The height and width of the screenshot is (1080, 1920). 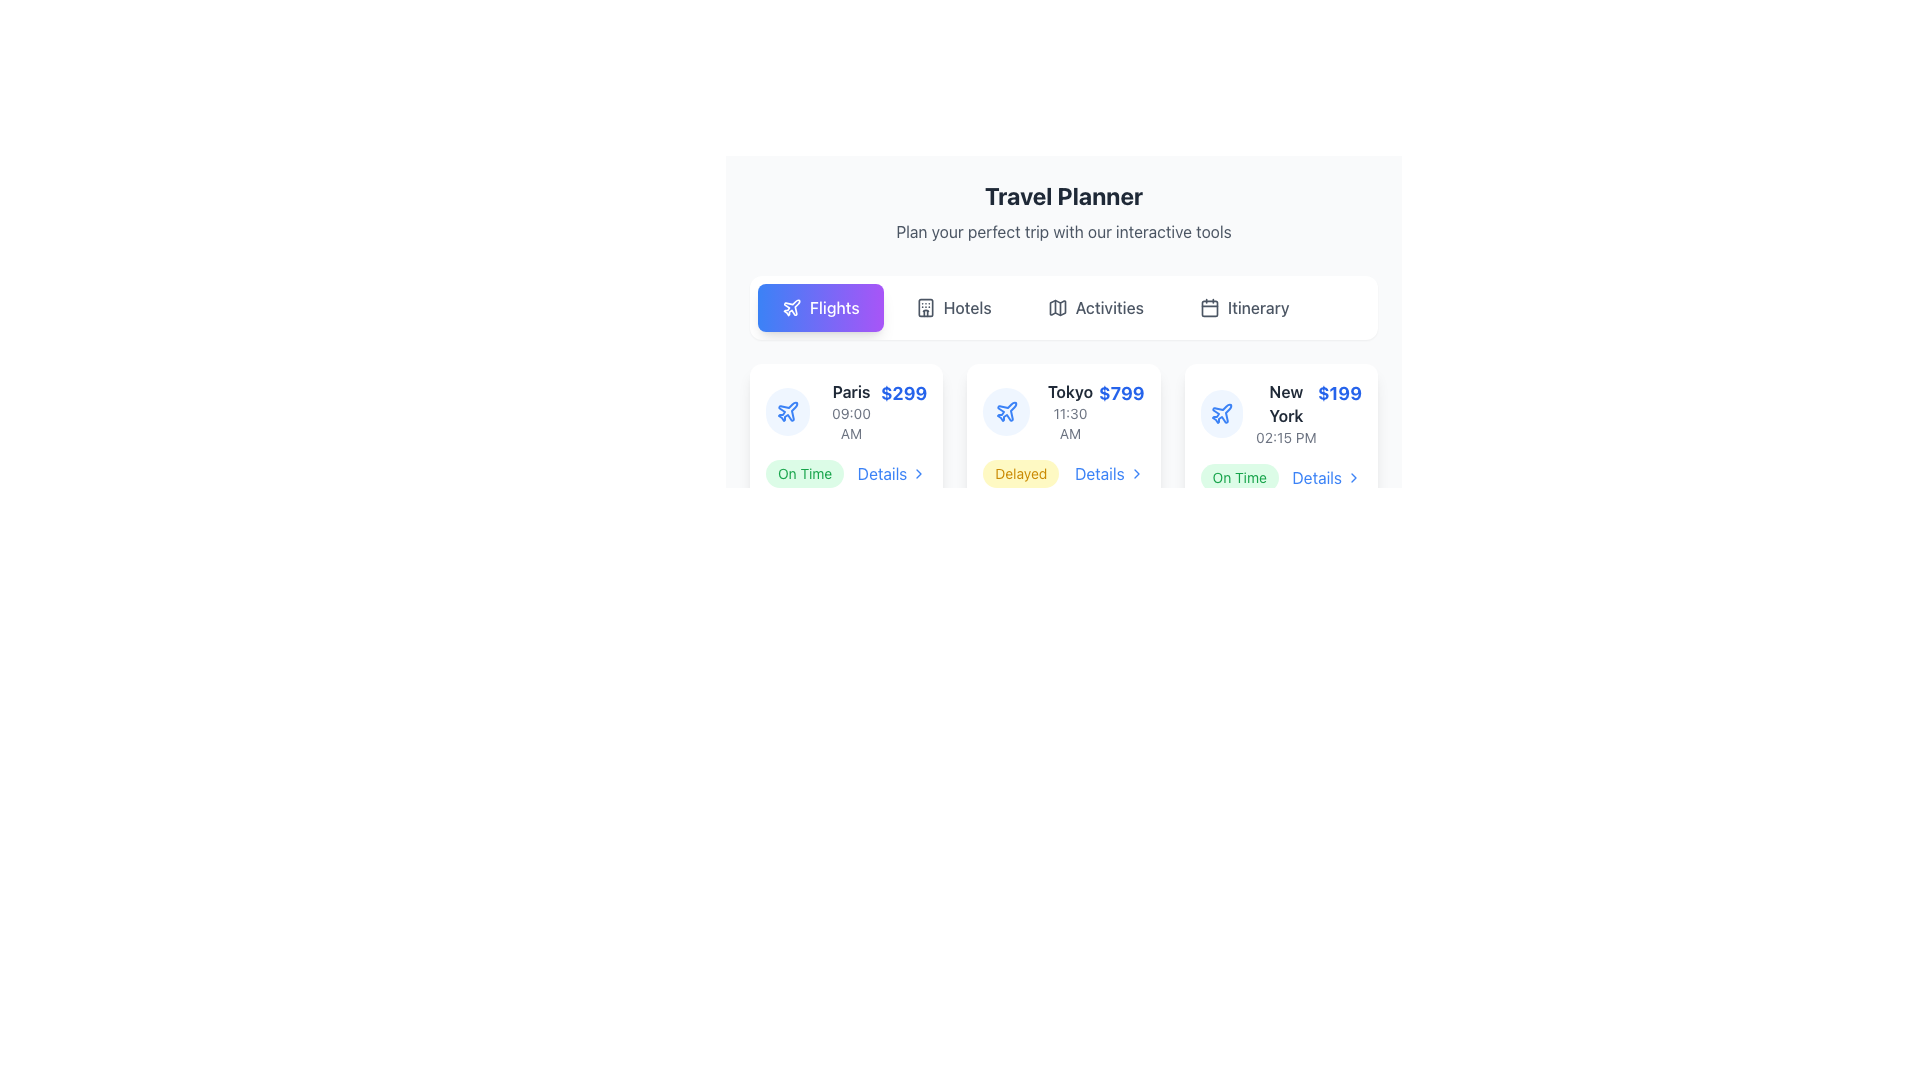 I want to click on the airplane icon that serves as a visual indicator for flight-related information within the flight details card, positioned above the text indicating destination and price, so click(x=787, y=410).